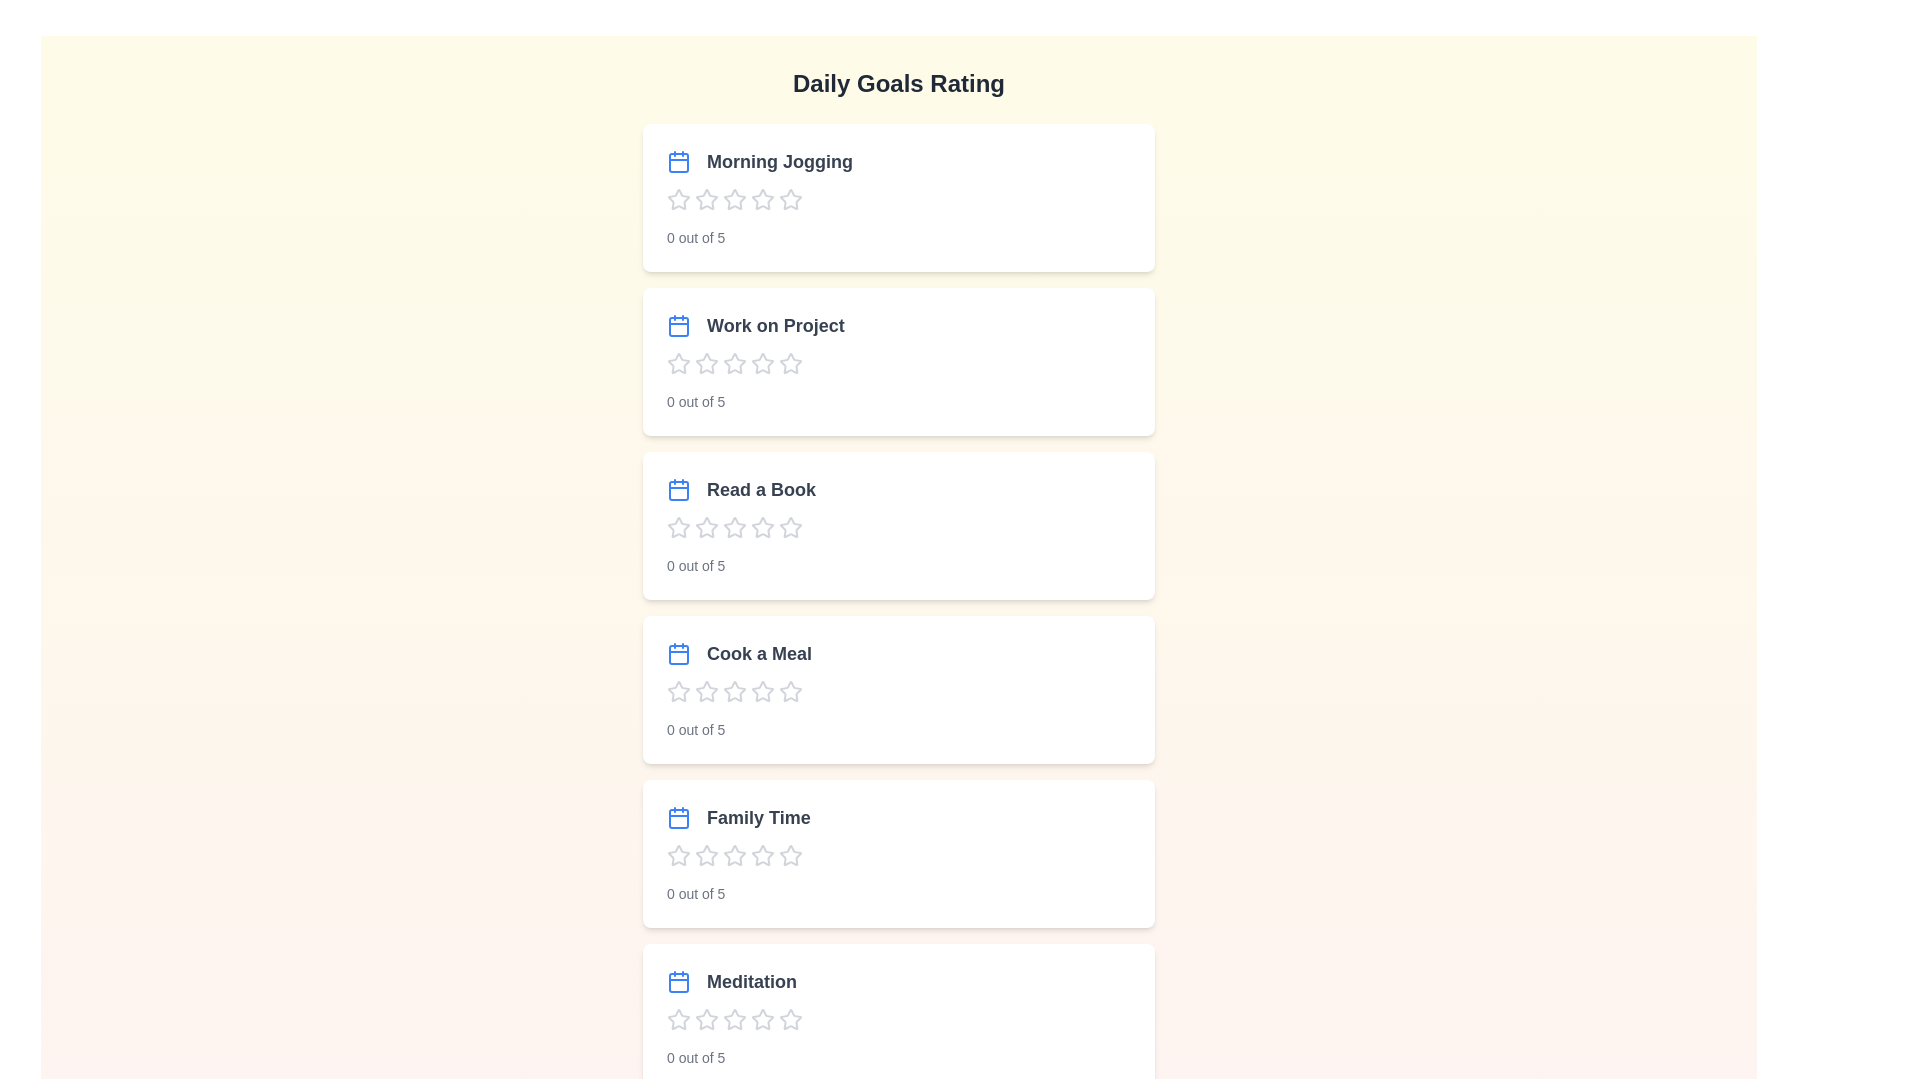 Image resolution: width=1920 pixels, height=1080 pixels. I want to click on the goal title corresponding to Work on Project, so click(754, 325).